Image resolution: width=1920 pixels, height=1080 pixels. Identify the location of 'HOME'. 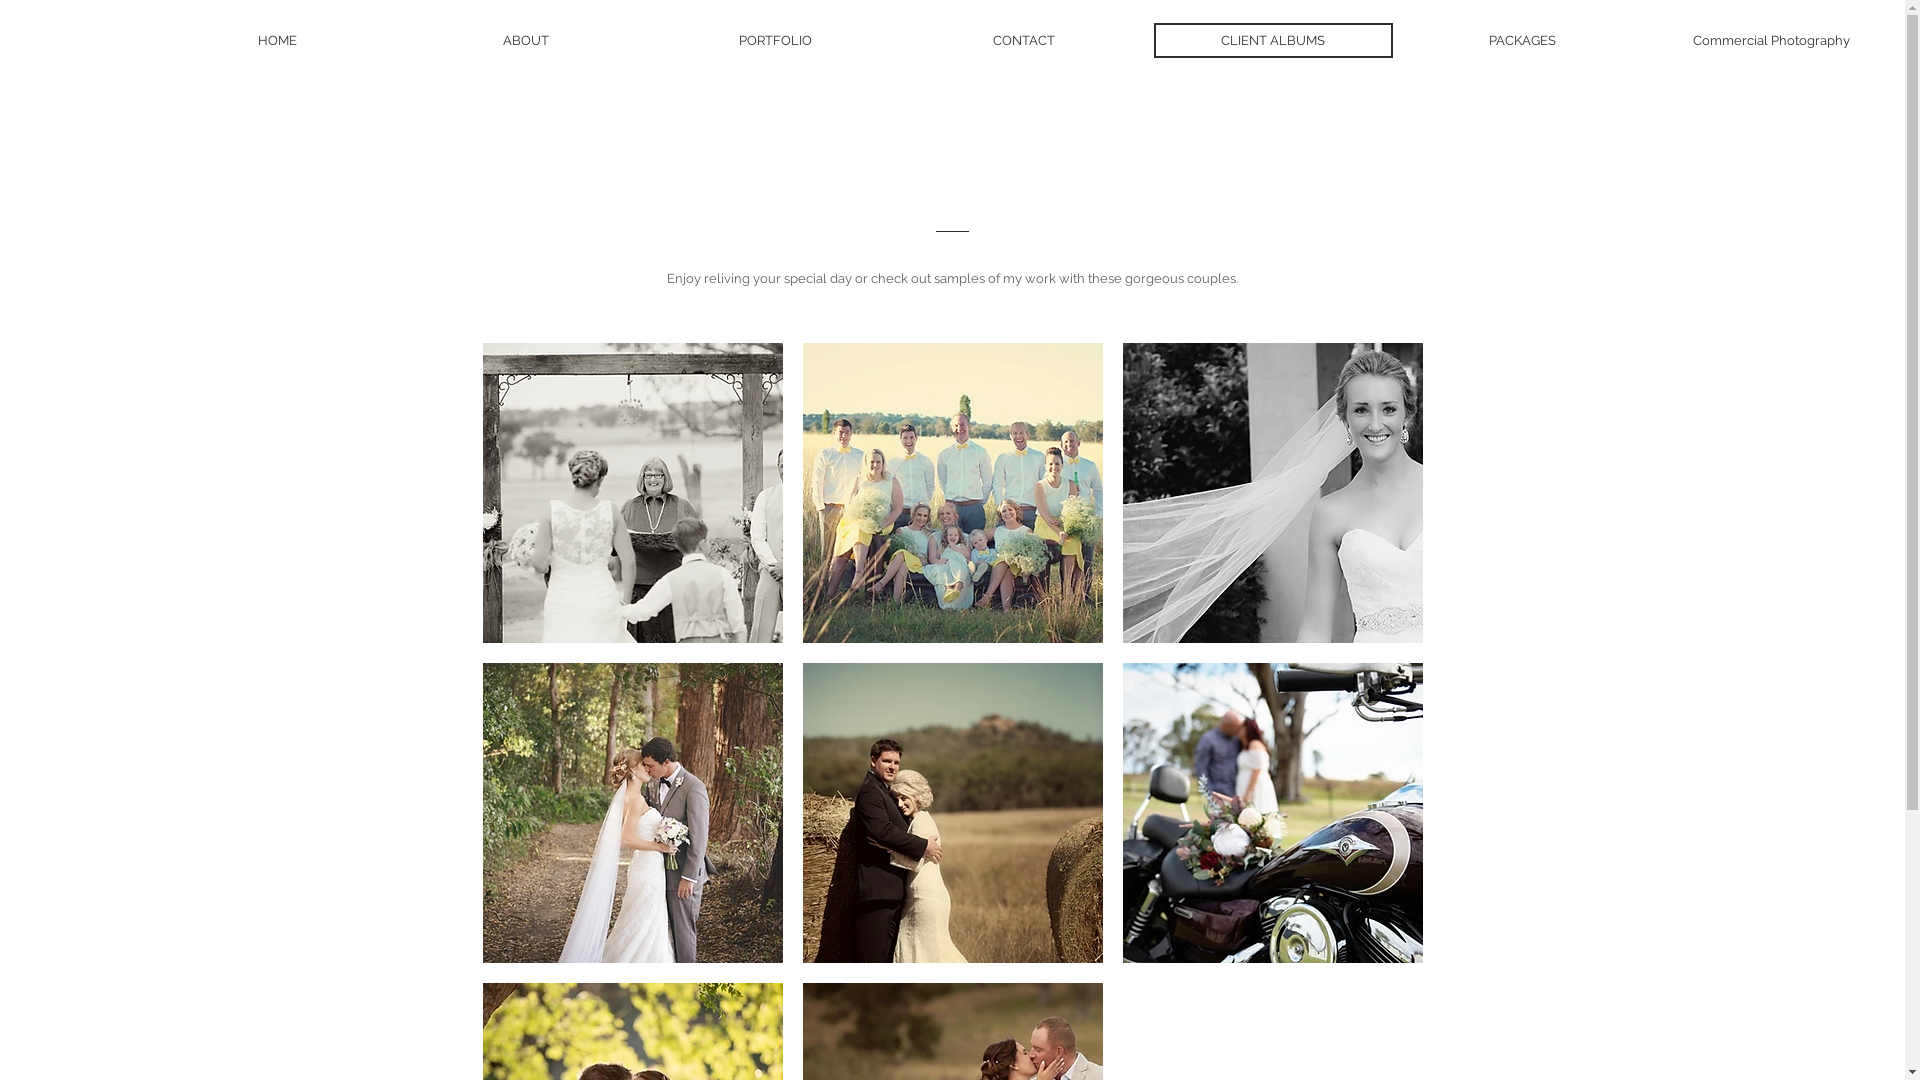
(276, 40).